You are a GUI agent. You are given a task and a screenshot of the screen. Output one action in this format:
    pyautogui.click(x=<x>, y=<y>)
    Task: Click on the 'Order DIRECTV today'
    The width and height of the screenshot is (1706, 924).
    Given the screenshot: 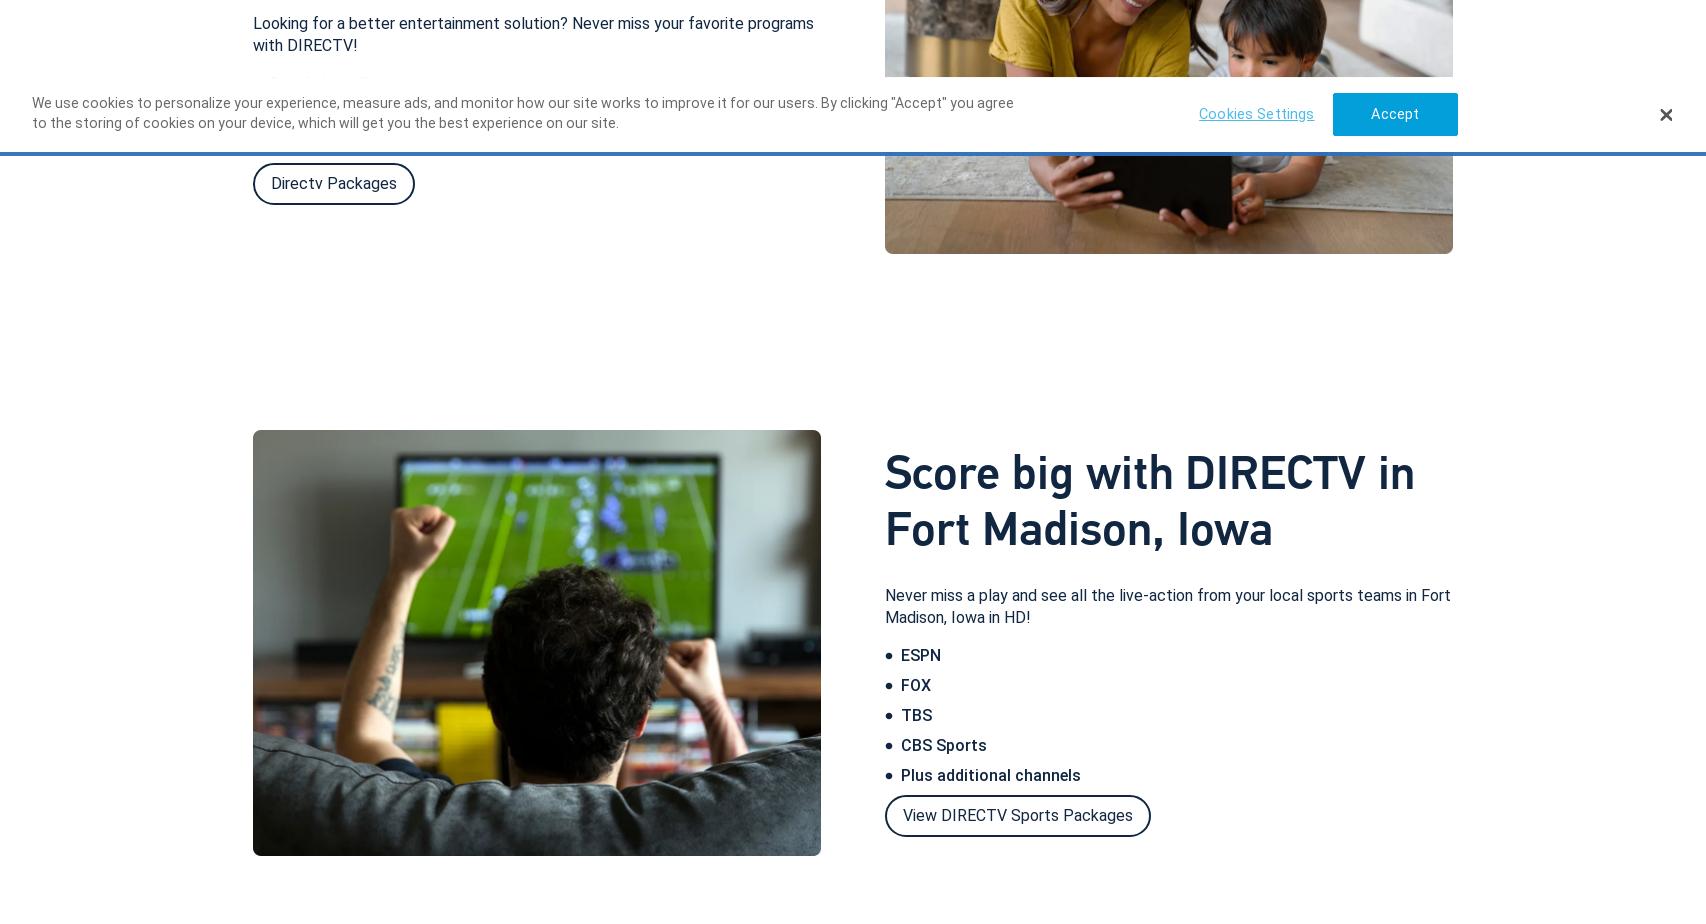 What is the action you would take?
    pyautogui.click(x=732, y=193)
    